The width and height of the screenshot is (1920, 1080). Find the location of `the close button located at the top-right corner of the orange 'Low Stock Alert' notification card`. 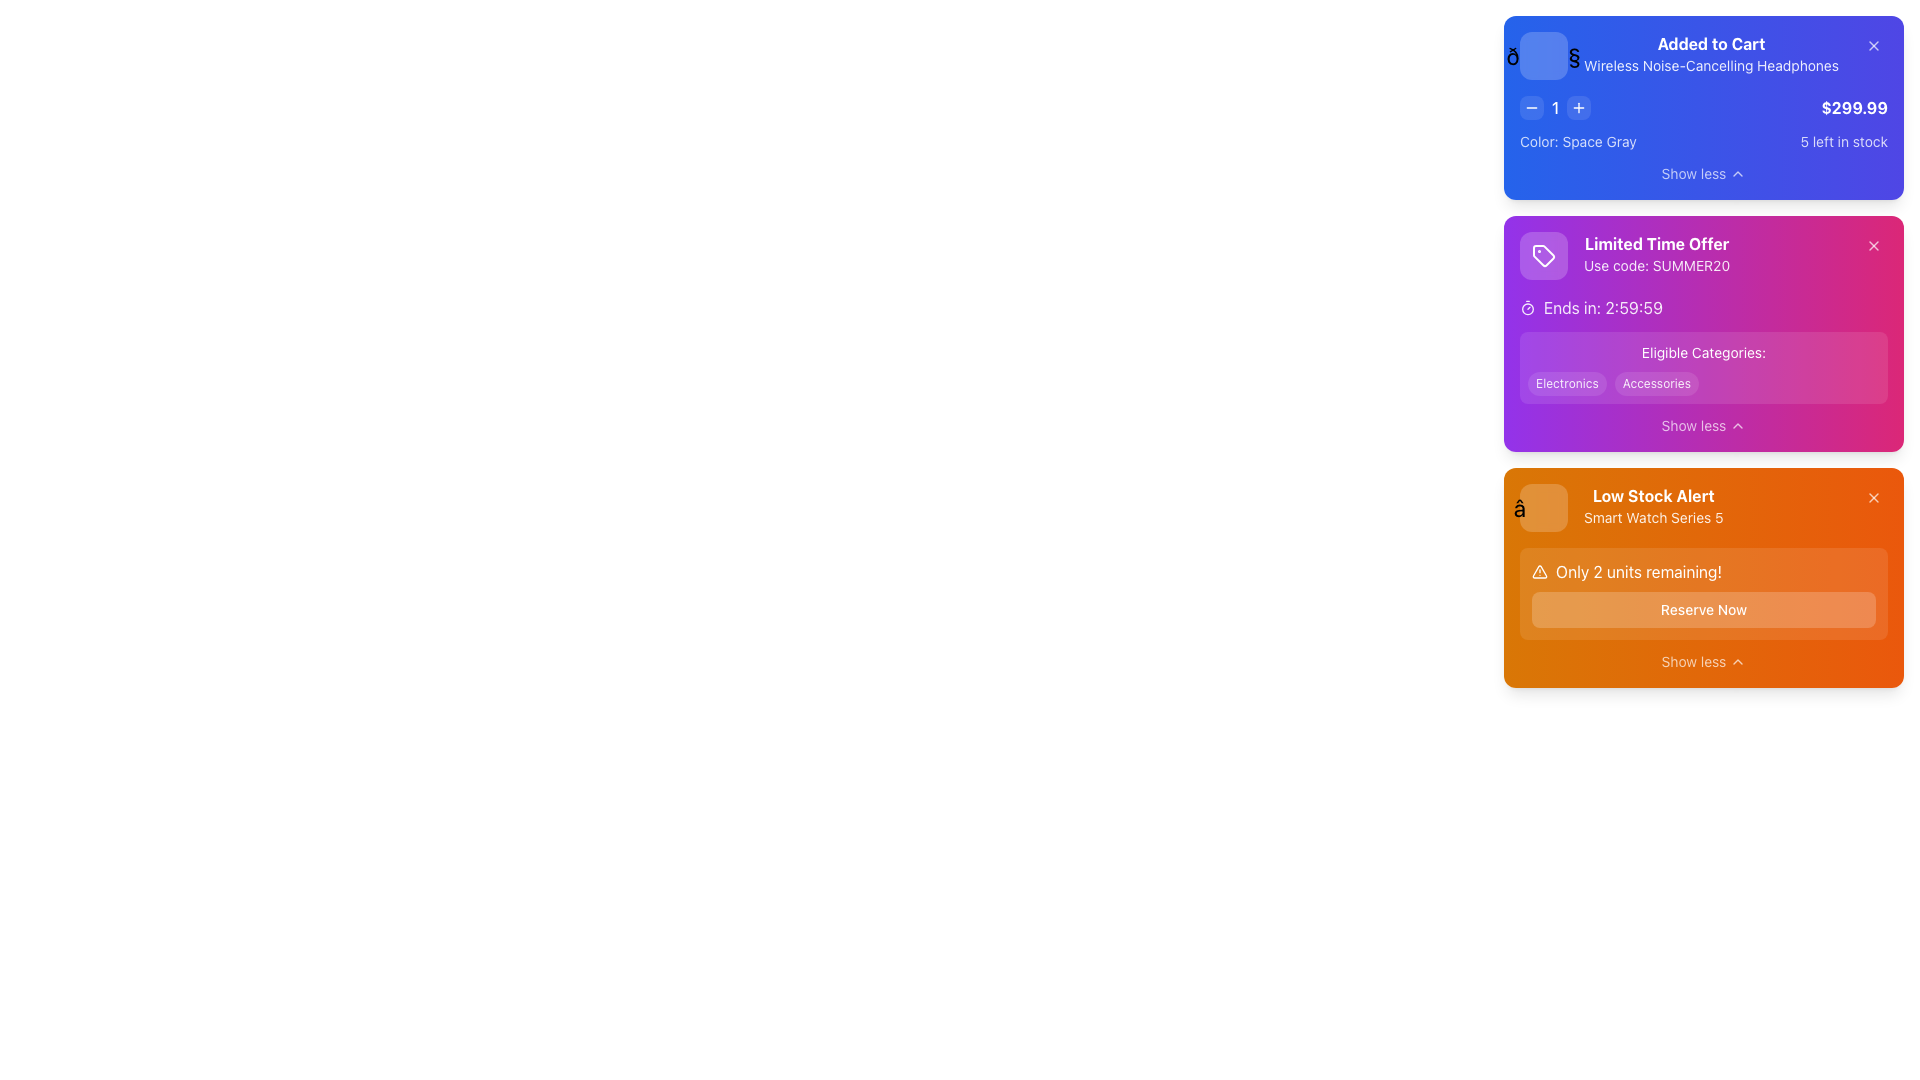

the close button located at the top-right corner of the orange 'Low Stock Alert' notification card is located at coordinates (1872, 496).